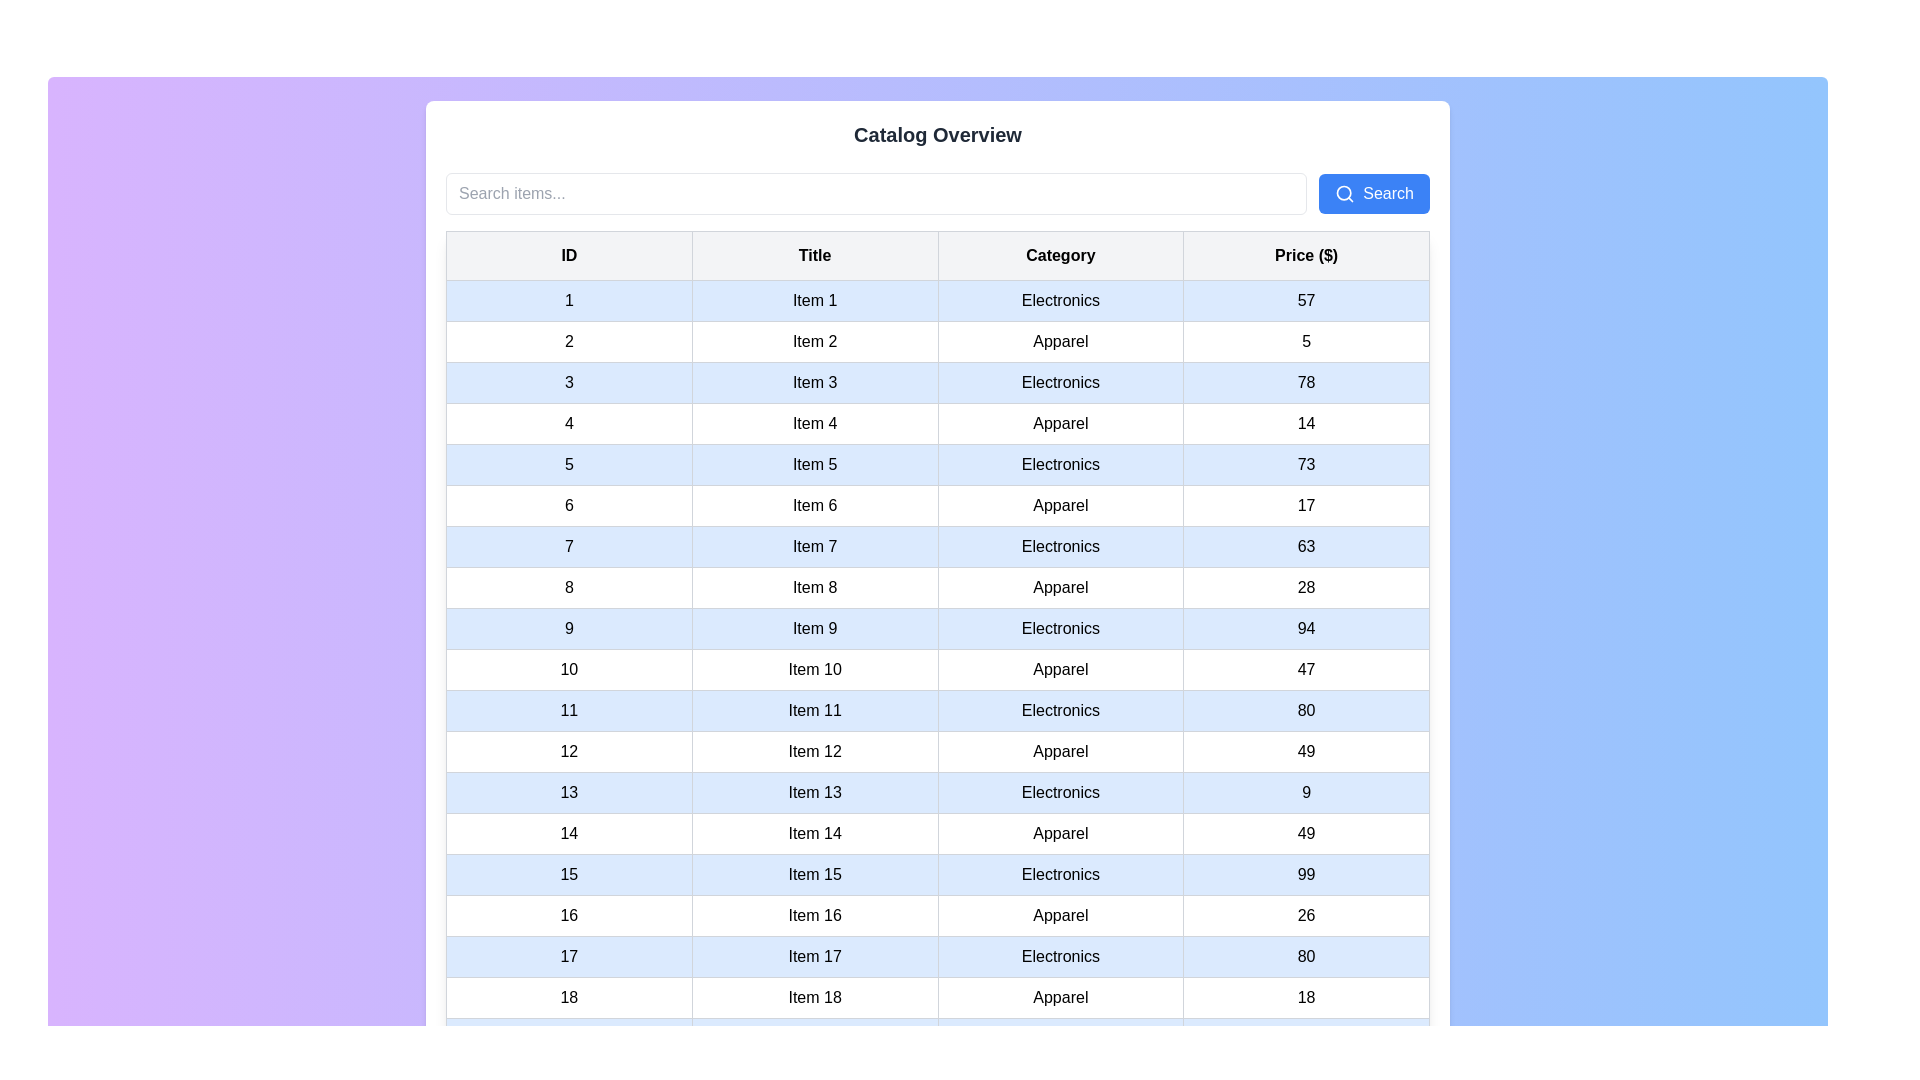  Describe the element at coordinates (936, 341) in the screenshot. I see `the second row of the table` at that location.